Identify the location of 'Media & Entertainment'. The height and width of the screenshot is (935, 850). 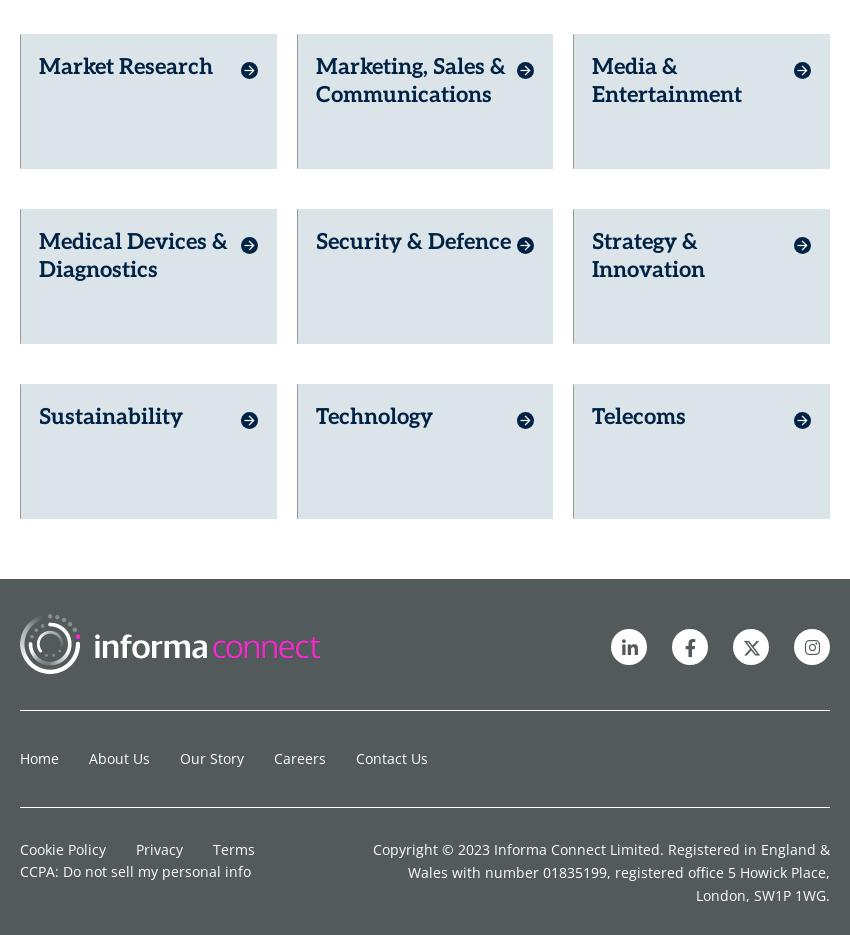
(666, 46).